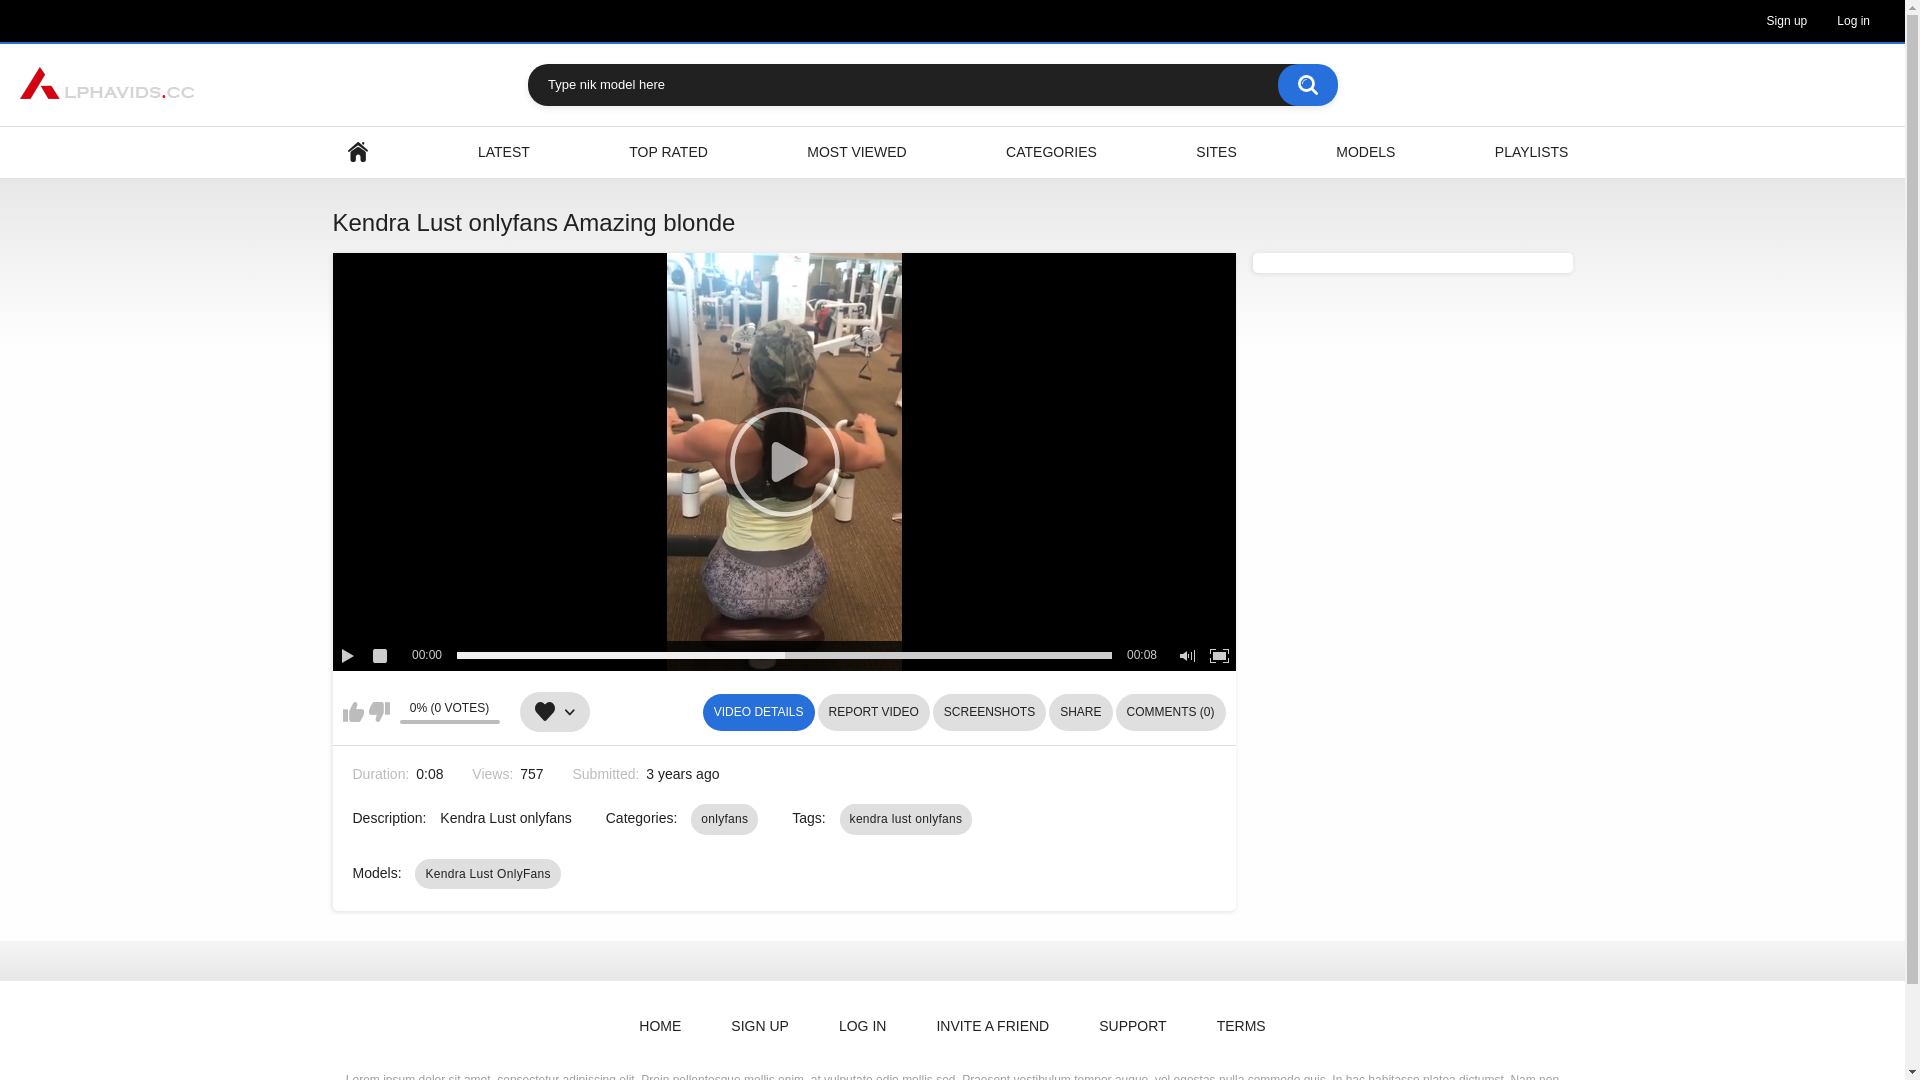 This screenshot has width=1920, height=1080. Describe the element at coordinates (1364, 151) in the screenshot. I see `'MODELS'` at that location.